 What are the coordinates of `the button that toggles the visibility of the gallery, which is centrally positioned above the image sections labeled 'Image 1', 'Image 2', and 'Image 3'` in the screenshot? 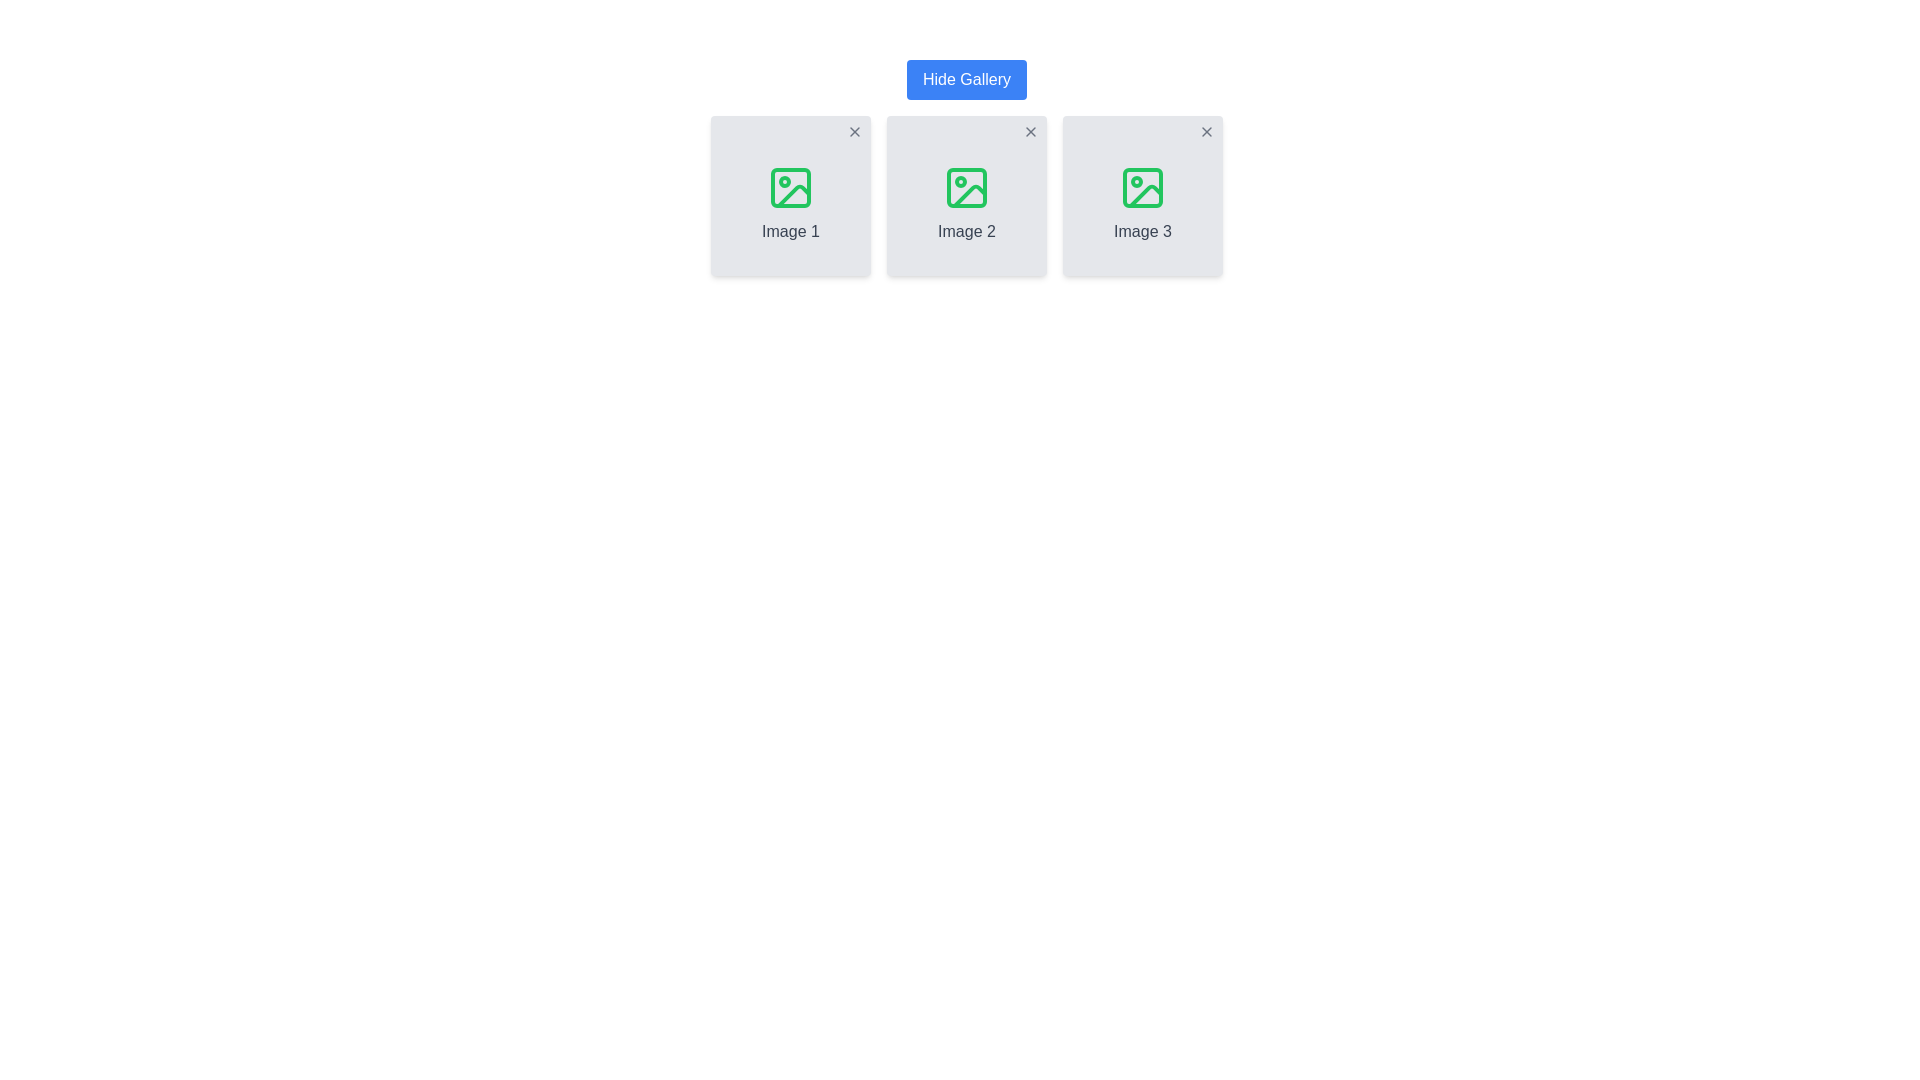 It's located at (966, 79).